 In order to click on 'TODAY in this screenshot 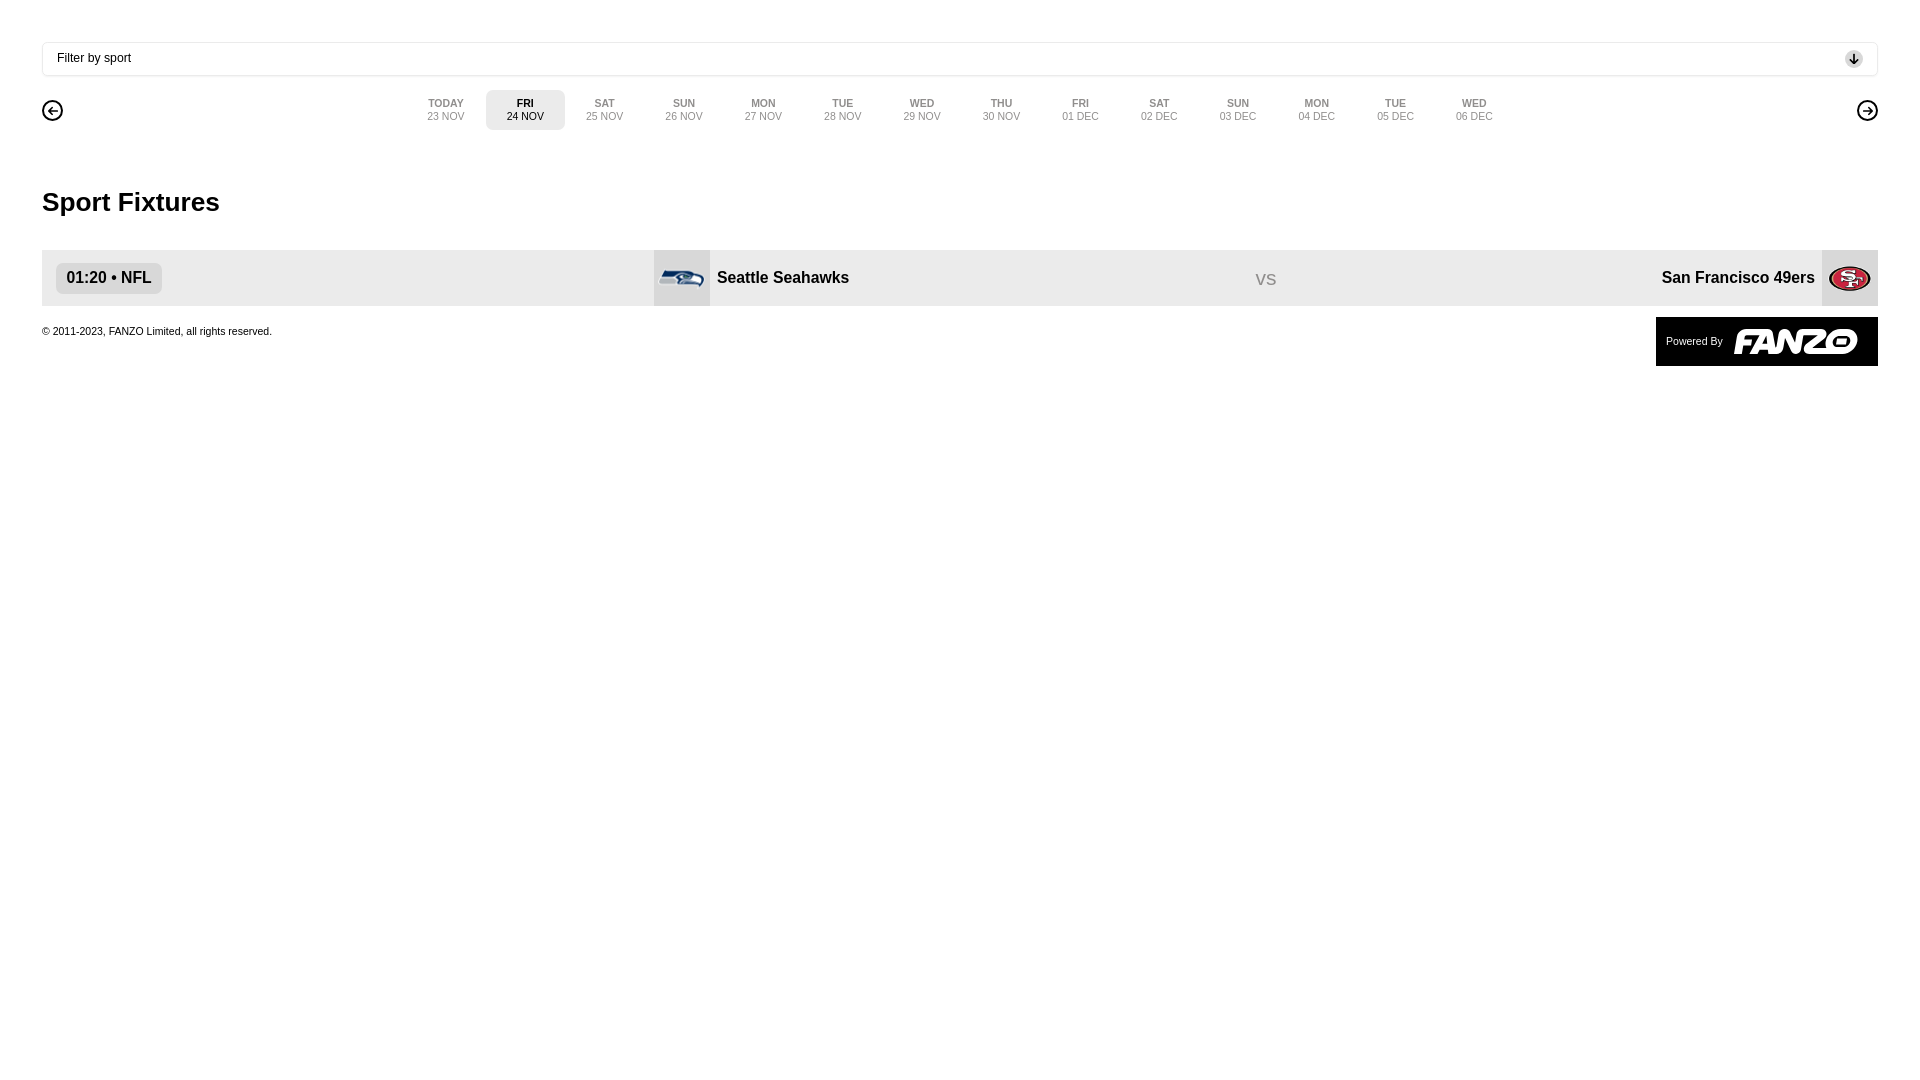, I will do `click(405, 110)`.